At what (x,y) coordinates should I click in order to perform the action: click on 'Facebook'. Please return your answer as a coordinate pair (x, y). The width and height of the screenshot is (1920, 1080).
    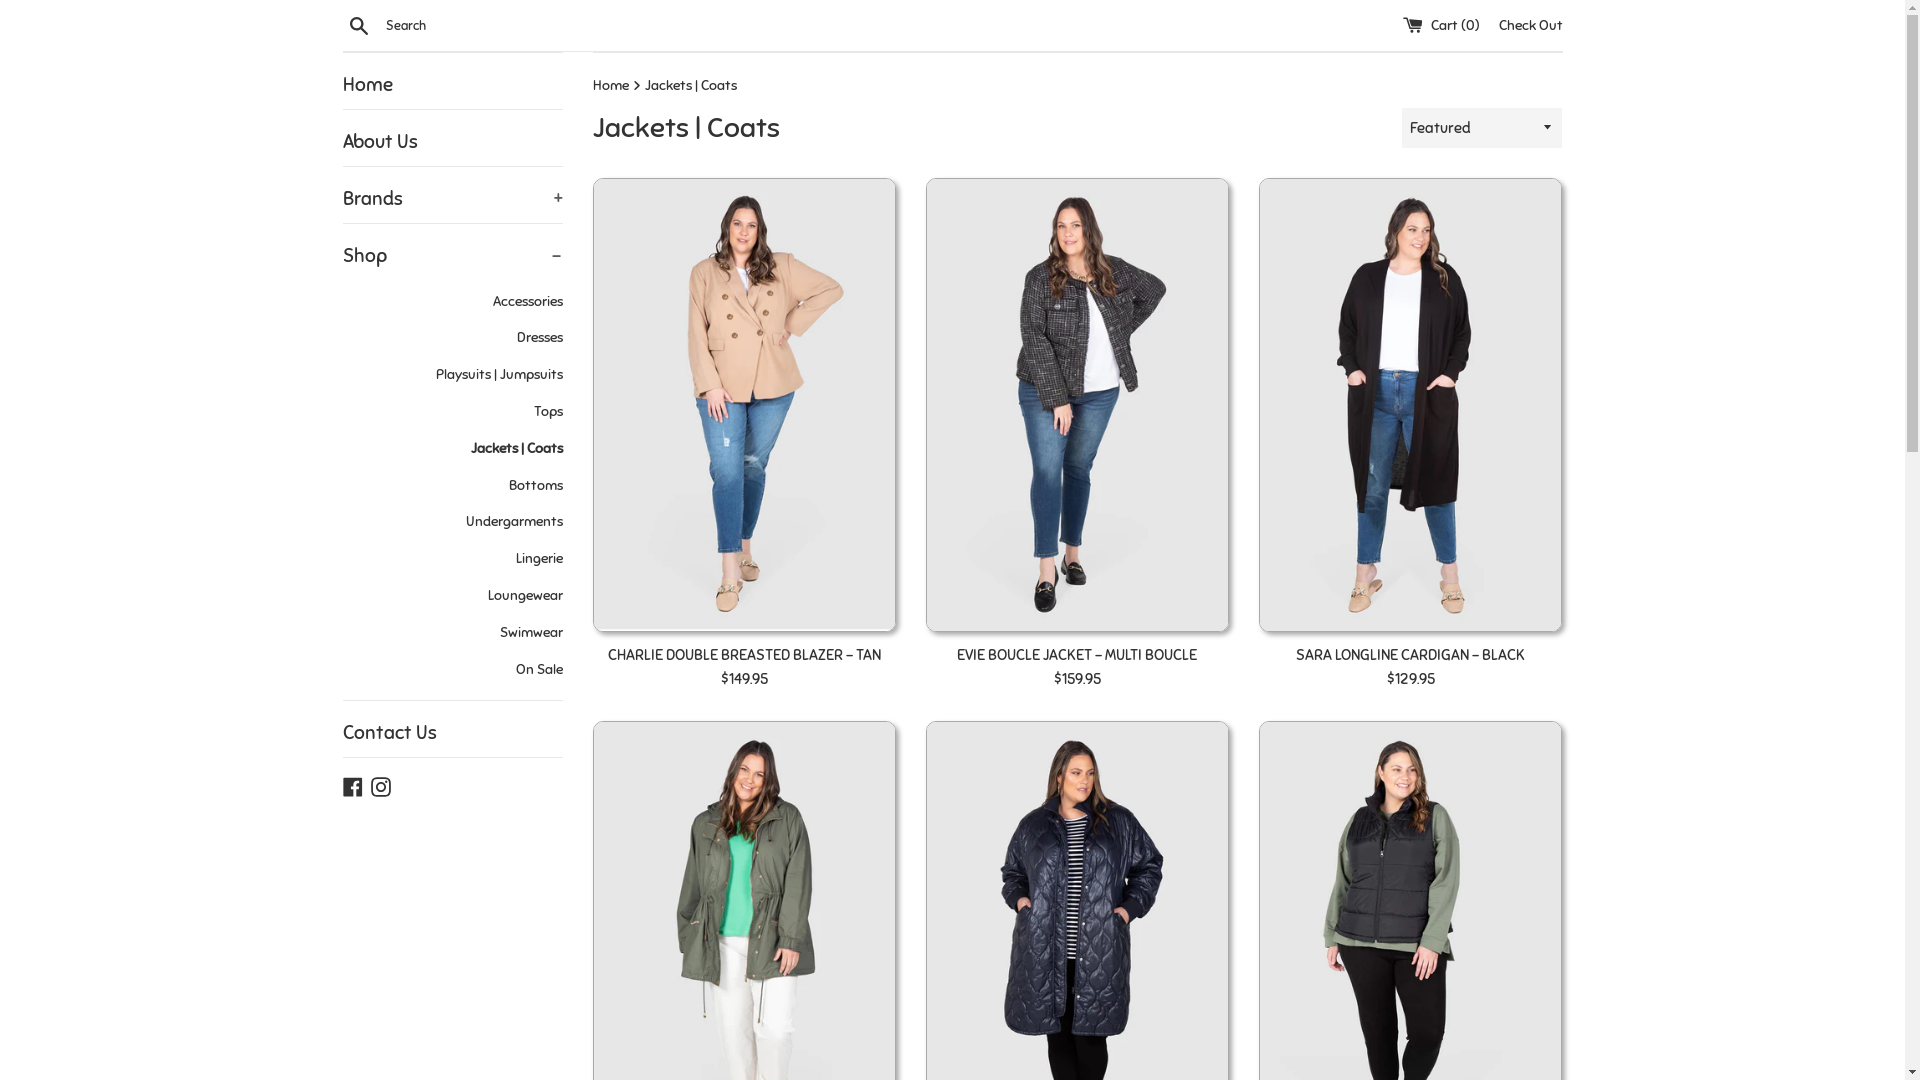
    Looking at the image, I should click on (351, 784).